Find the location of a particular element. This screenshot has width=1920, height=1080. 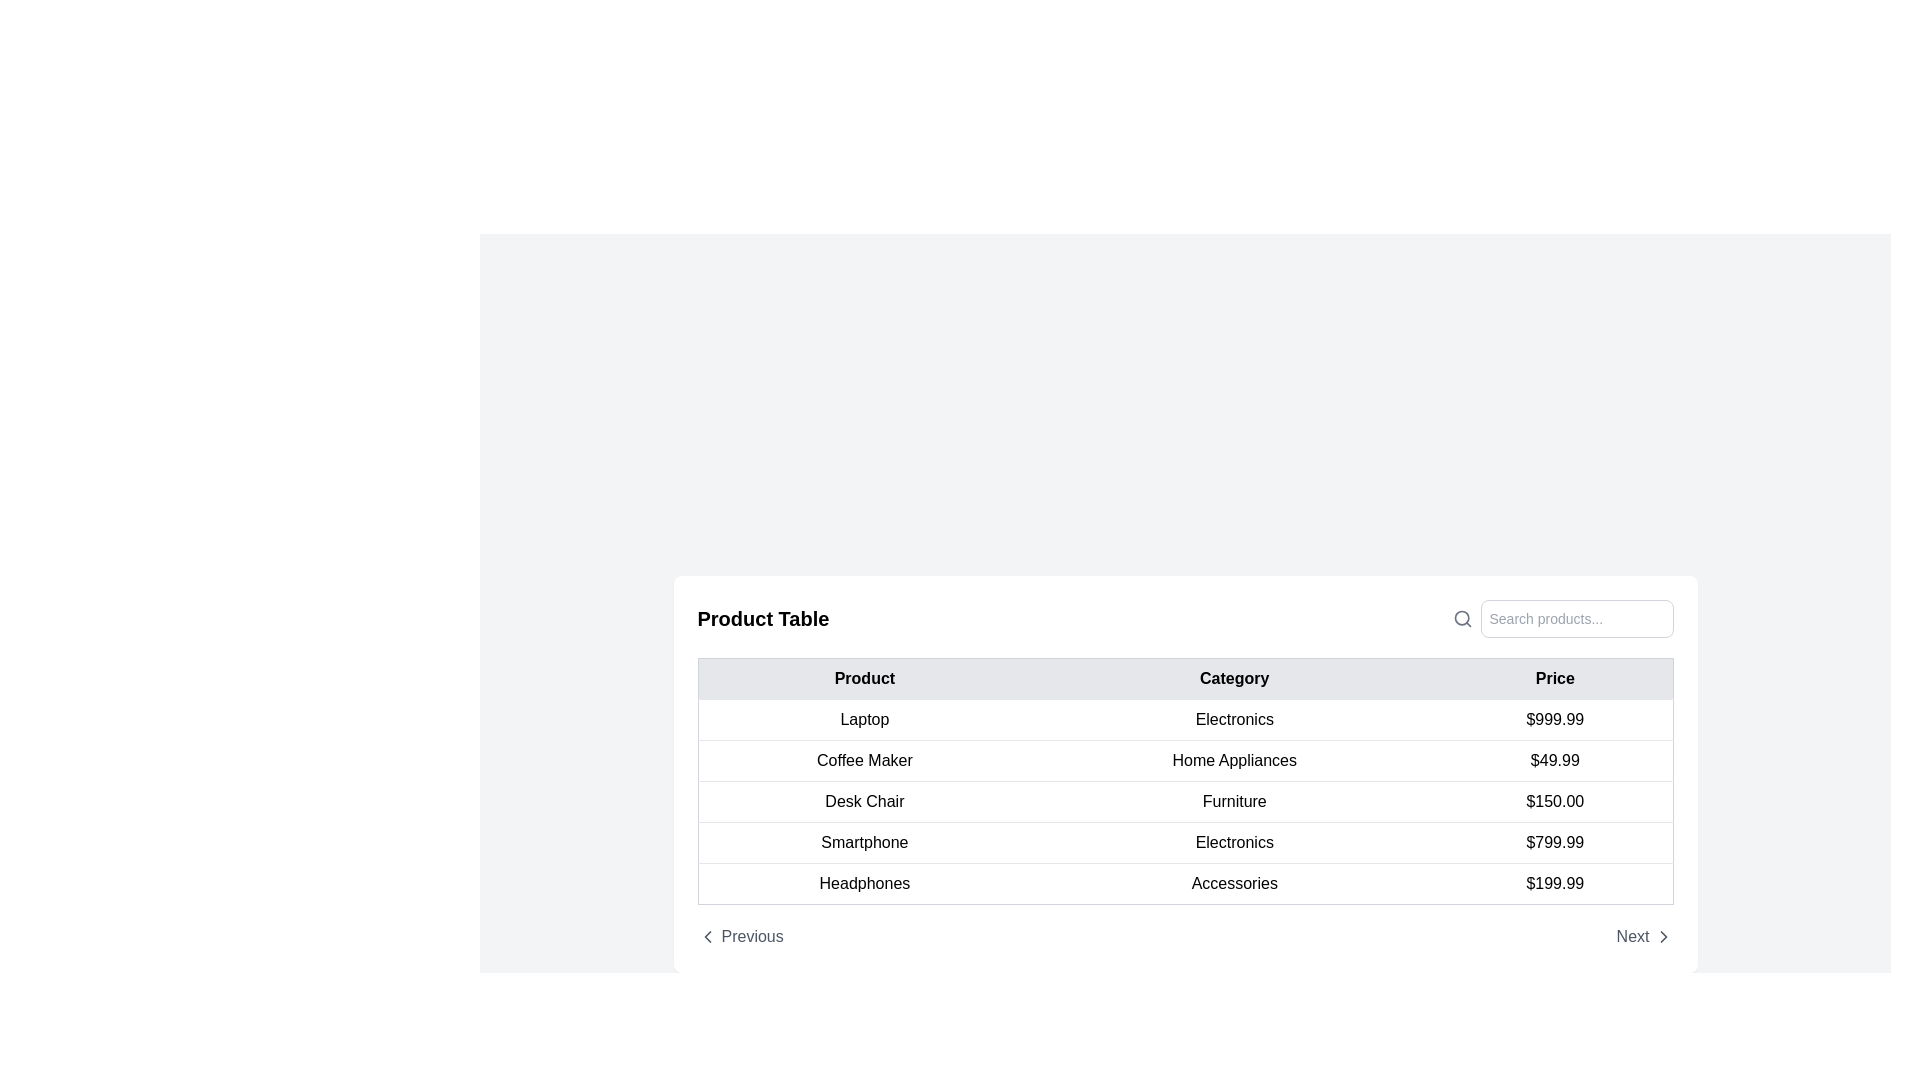

the product name text displayed in the last row of the table under the 'Product' column is located at coordinates (864, 882).